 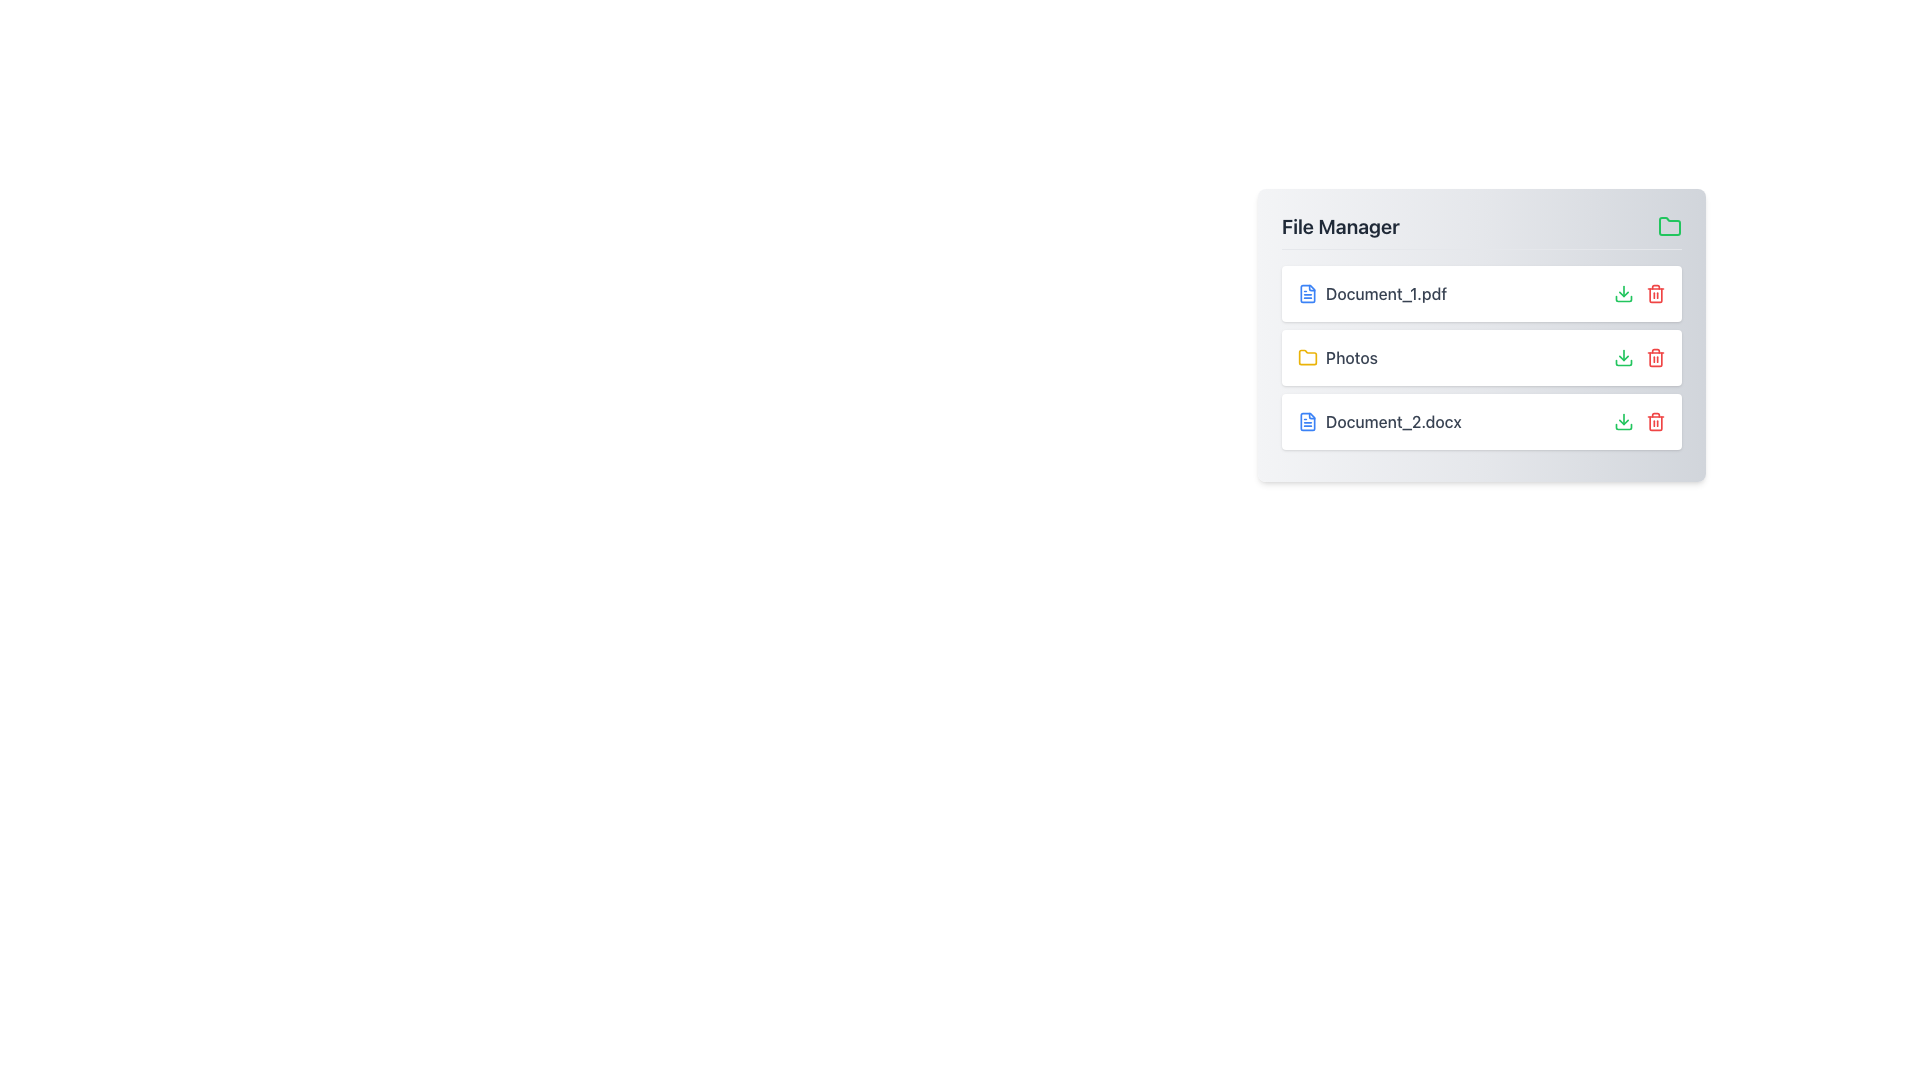 What do you see at coordinates (1377, 420) in the screenshot?
I see `the file name label located` at bounding box center [1377, 420].